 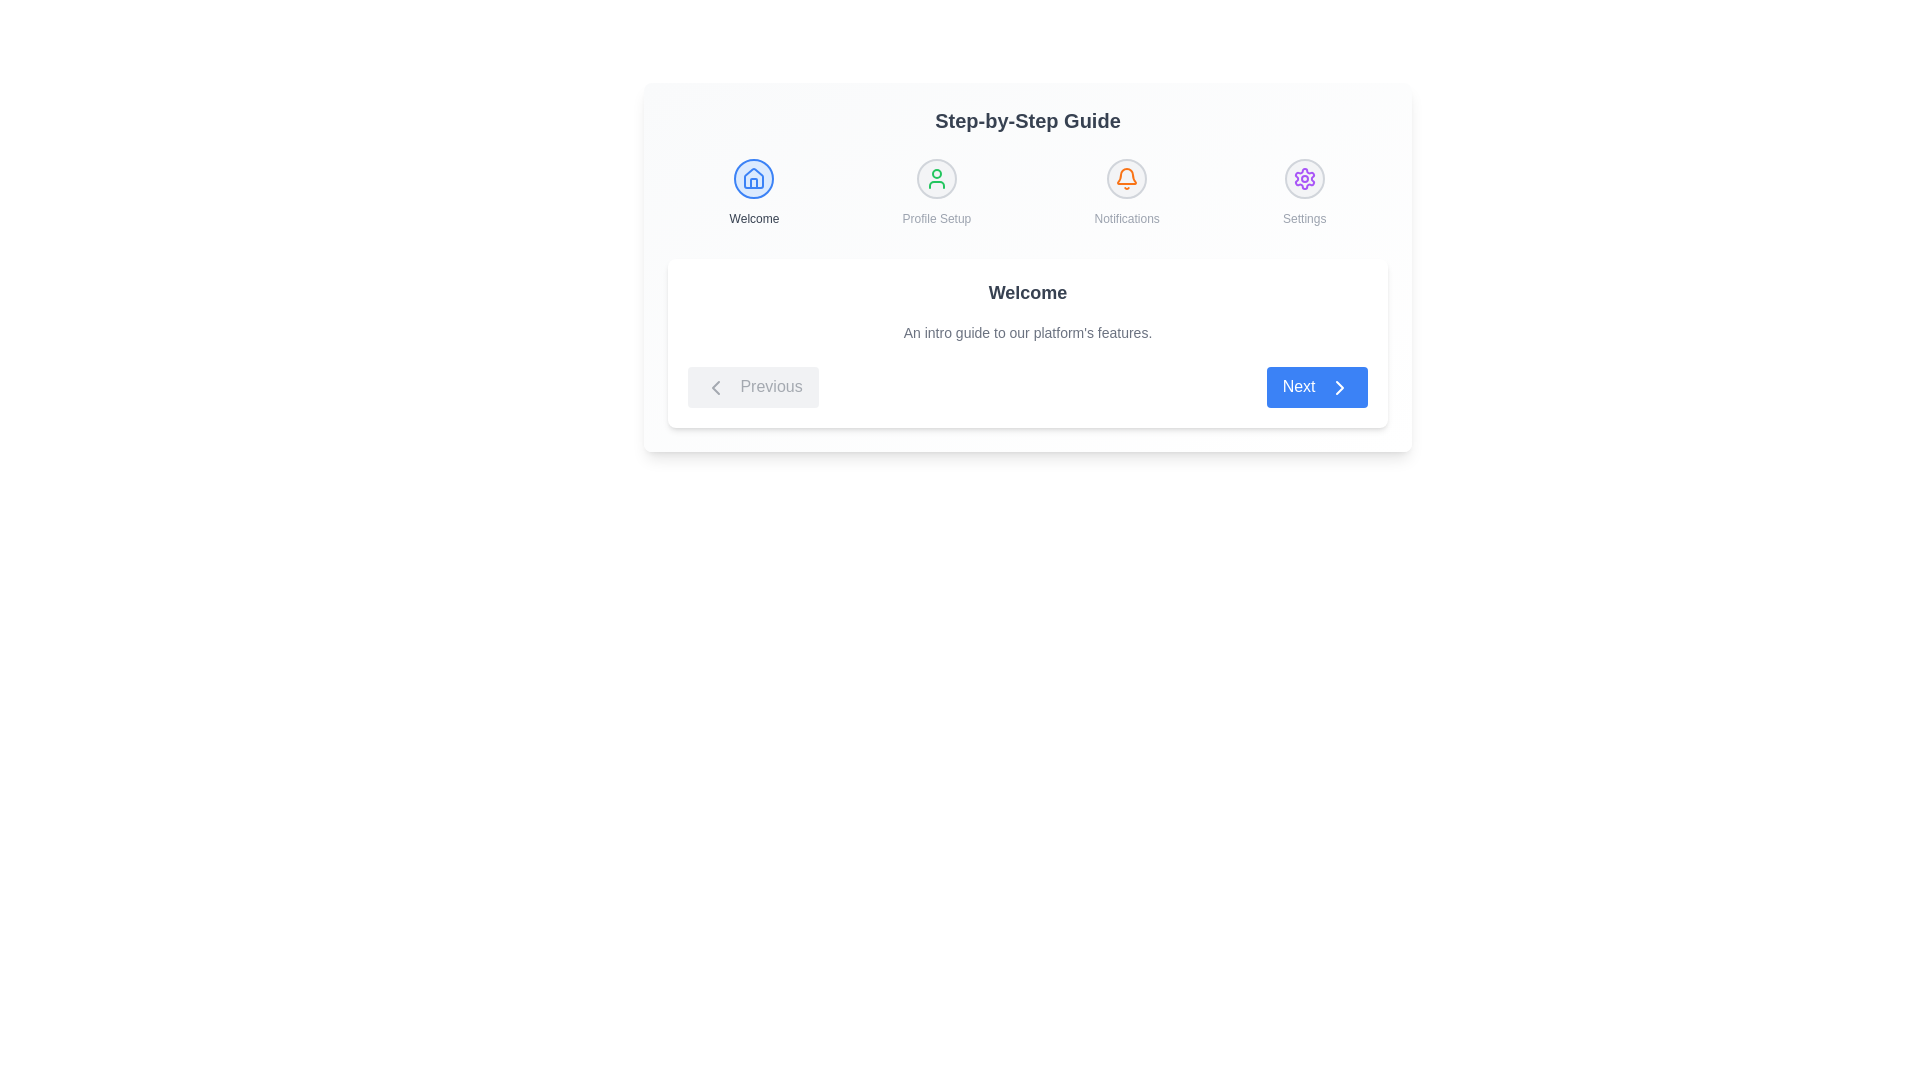 What do you see at coordinates (935, 219) in the screenshot?
I see `the text label reading 'Profile Setup', which is displayed in a small, gray, sans-serif font, located beneath the user profile icon in the progress indicator` at bounding box center [935, 219].